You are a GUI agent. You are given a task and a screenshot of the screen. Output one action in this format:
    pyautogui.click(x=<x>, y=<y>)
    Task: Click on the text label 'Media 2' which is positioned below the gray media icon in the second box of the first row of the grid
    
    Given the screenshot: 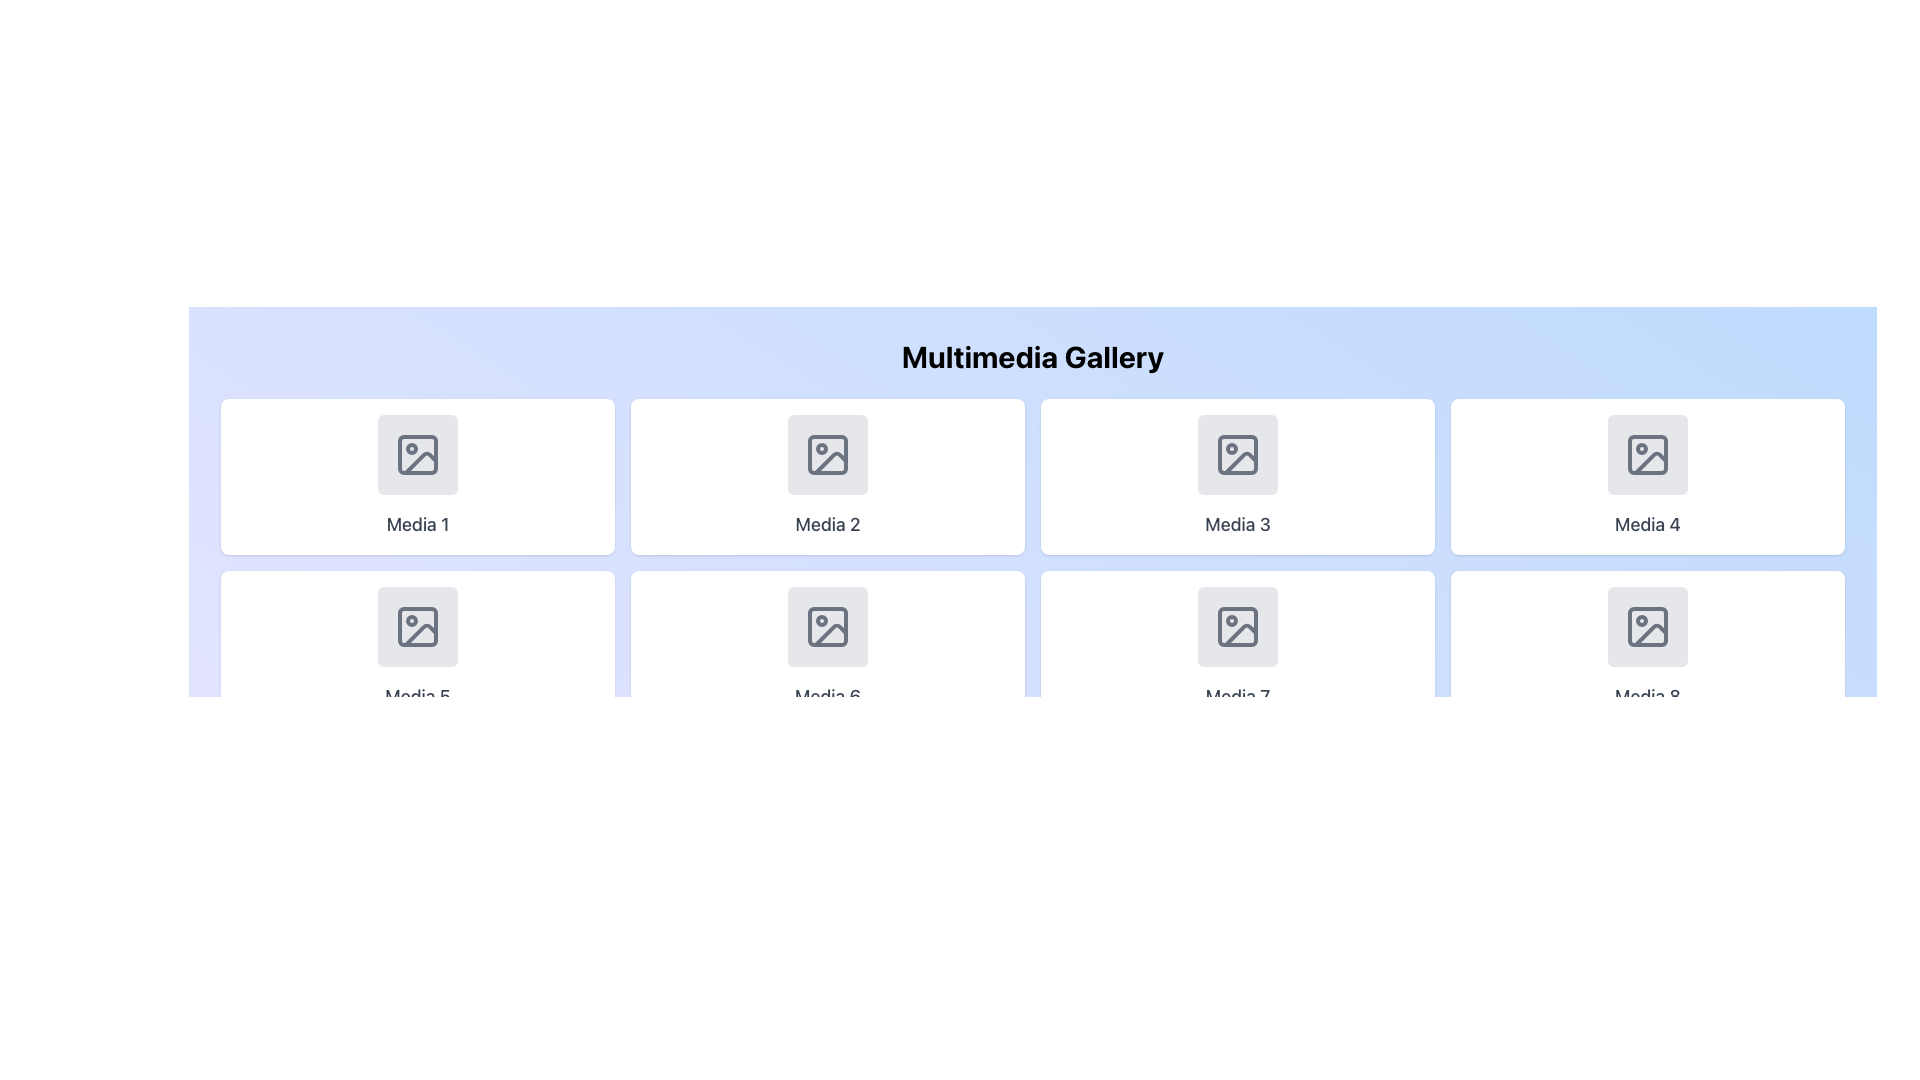 What is the action you would take?
    pyautogui.click(x=828, y=523)
    